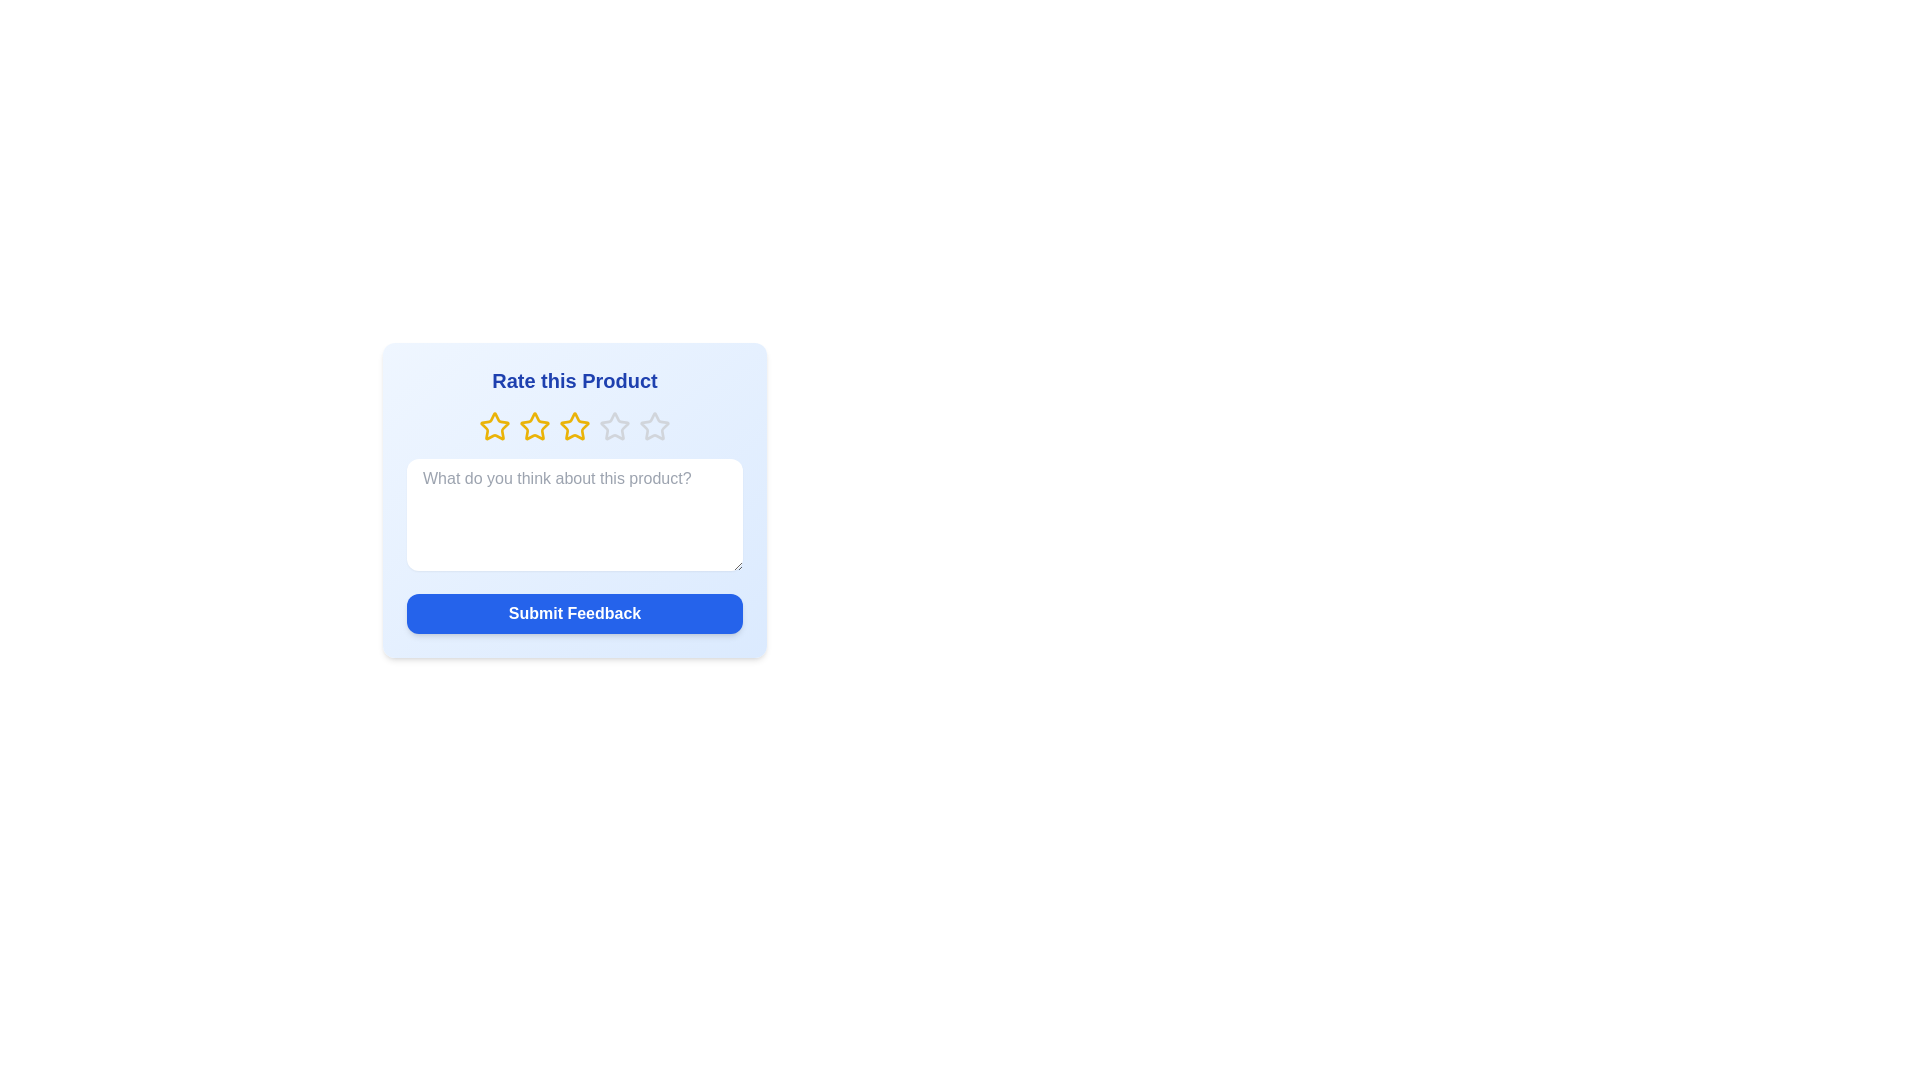  I want to click on the fourth star in the 5-star rating system, so click(613, 426).